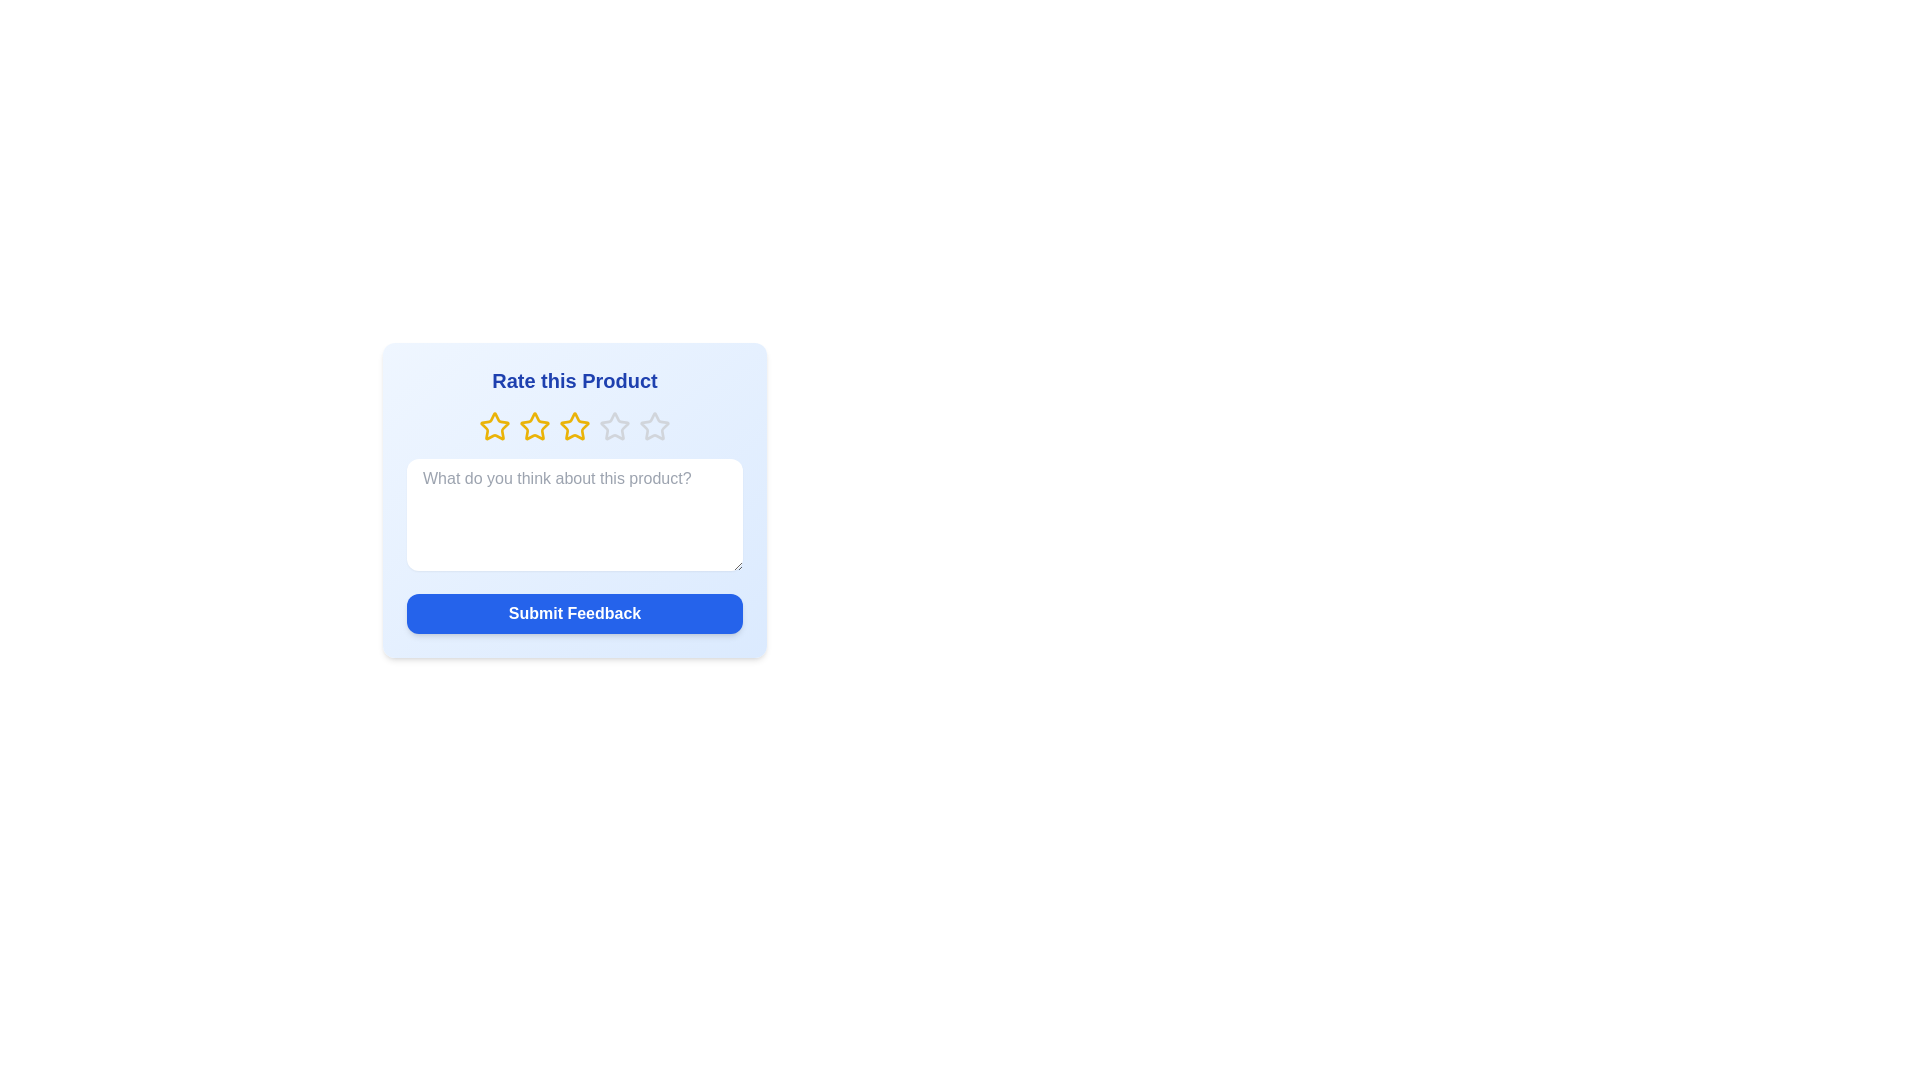  I want to click on the fourth star in the 5-star rating system, so click(613, 426).